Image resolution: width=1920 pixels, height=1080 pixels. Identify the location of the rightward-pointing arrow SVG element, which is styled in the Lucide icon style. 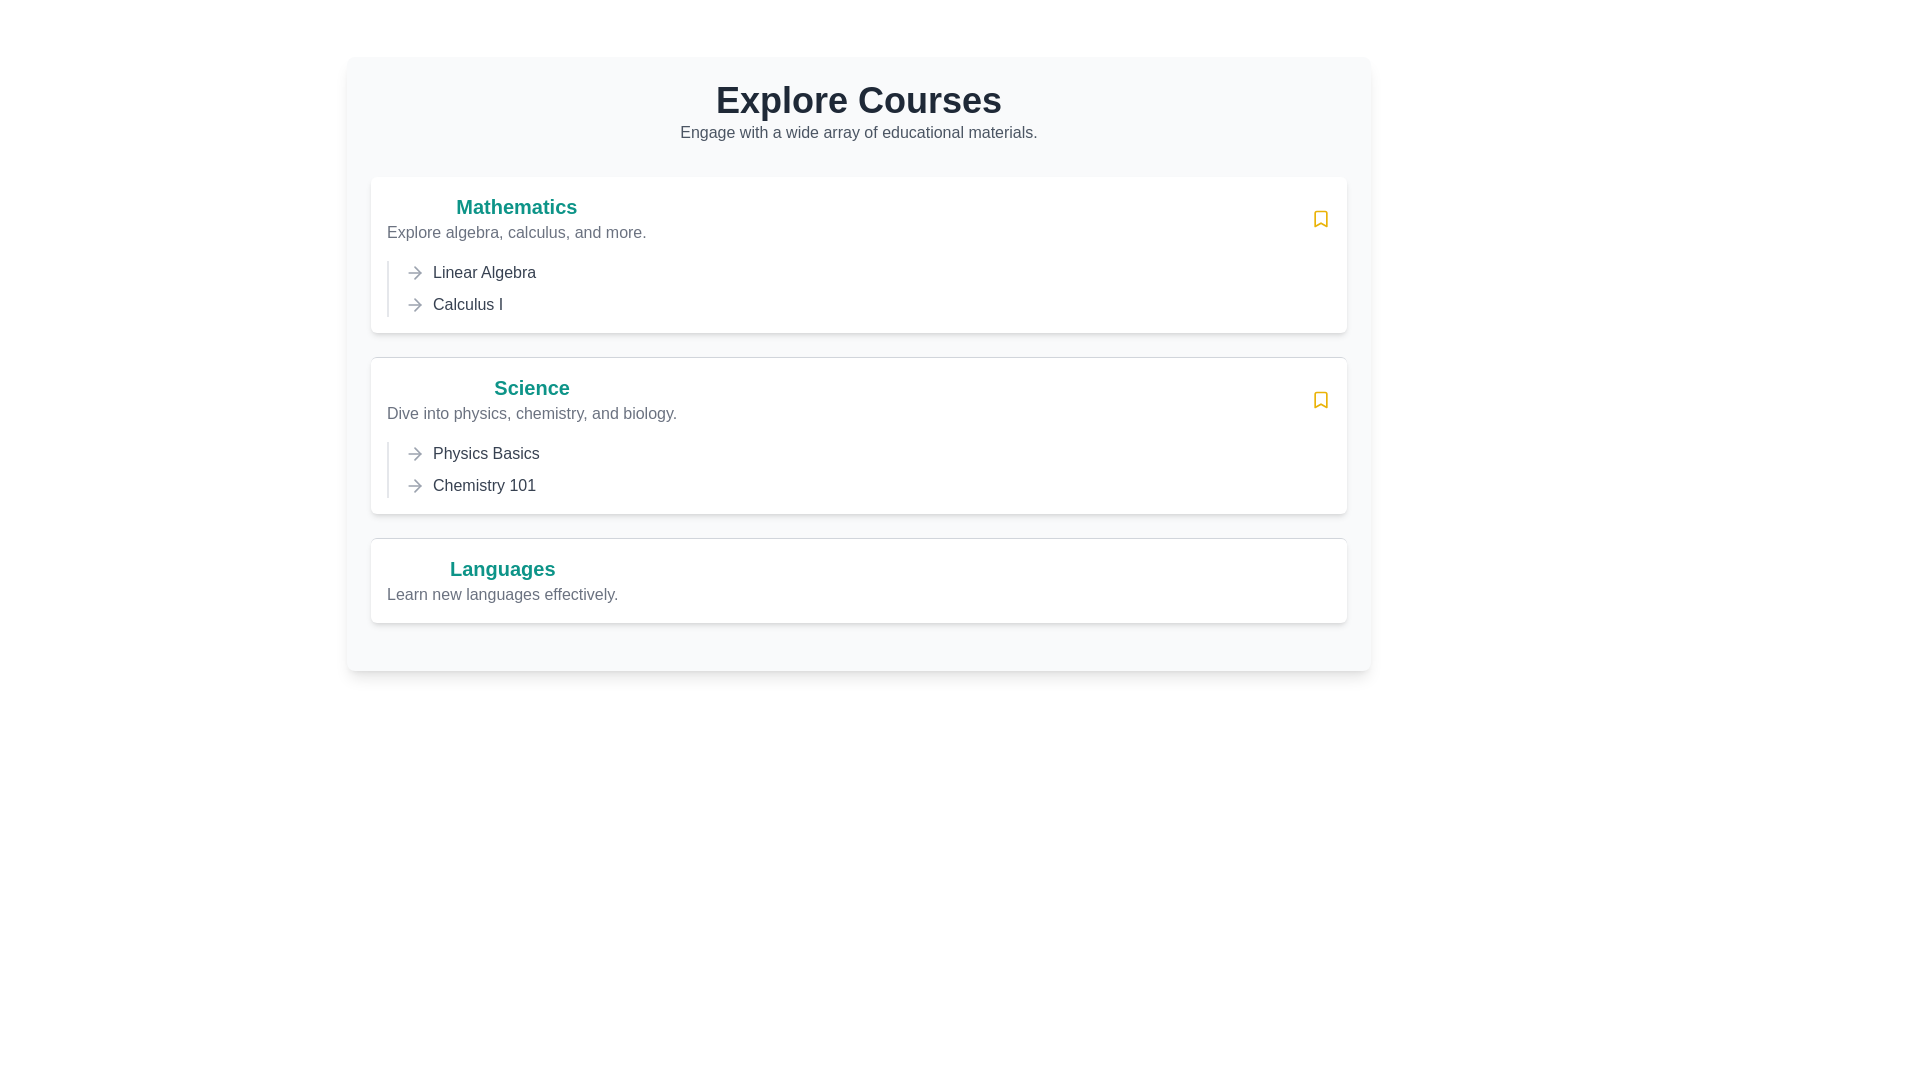
(416, 304).